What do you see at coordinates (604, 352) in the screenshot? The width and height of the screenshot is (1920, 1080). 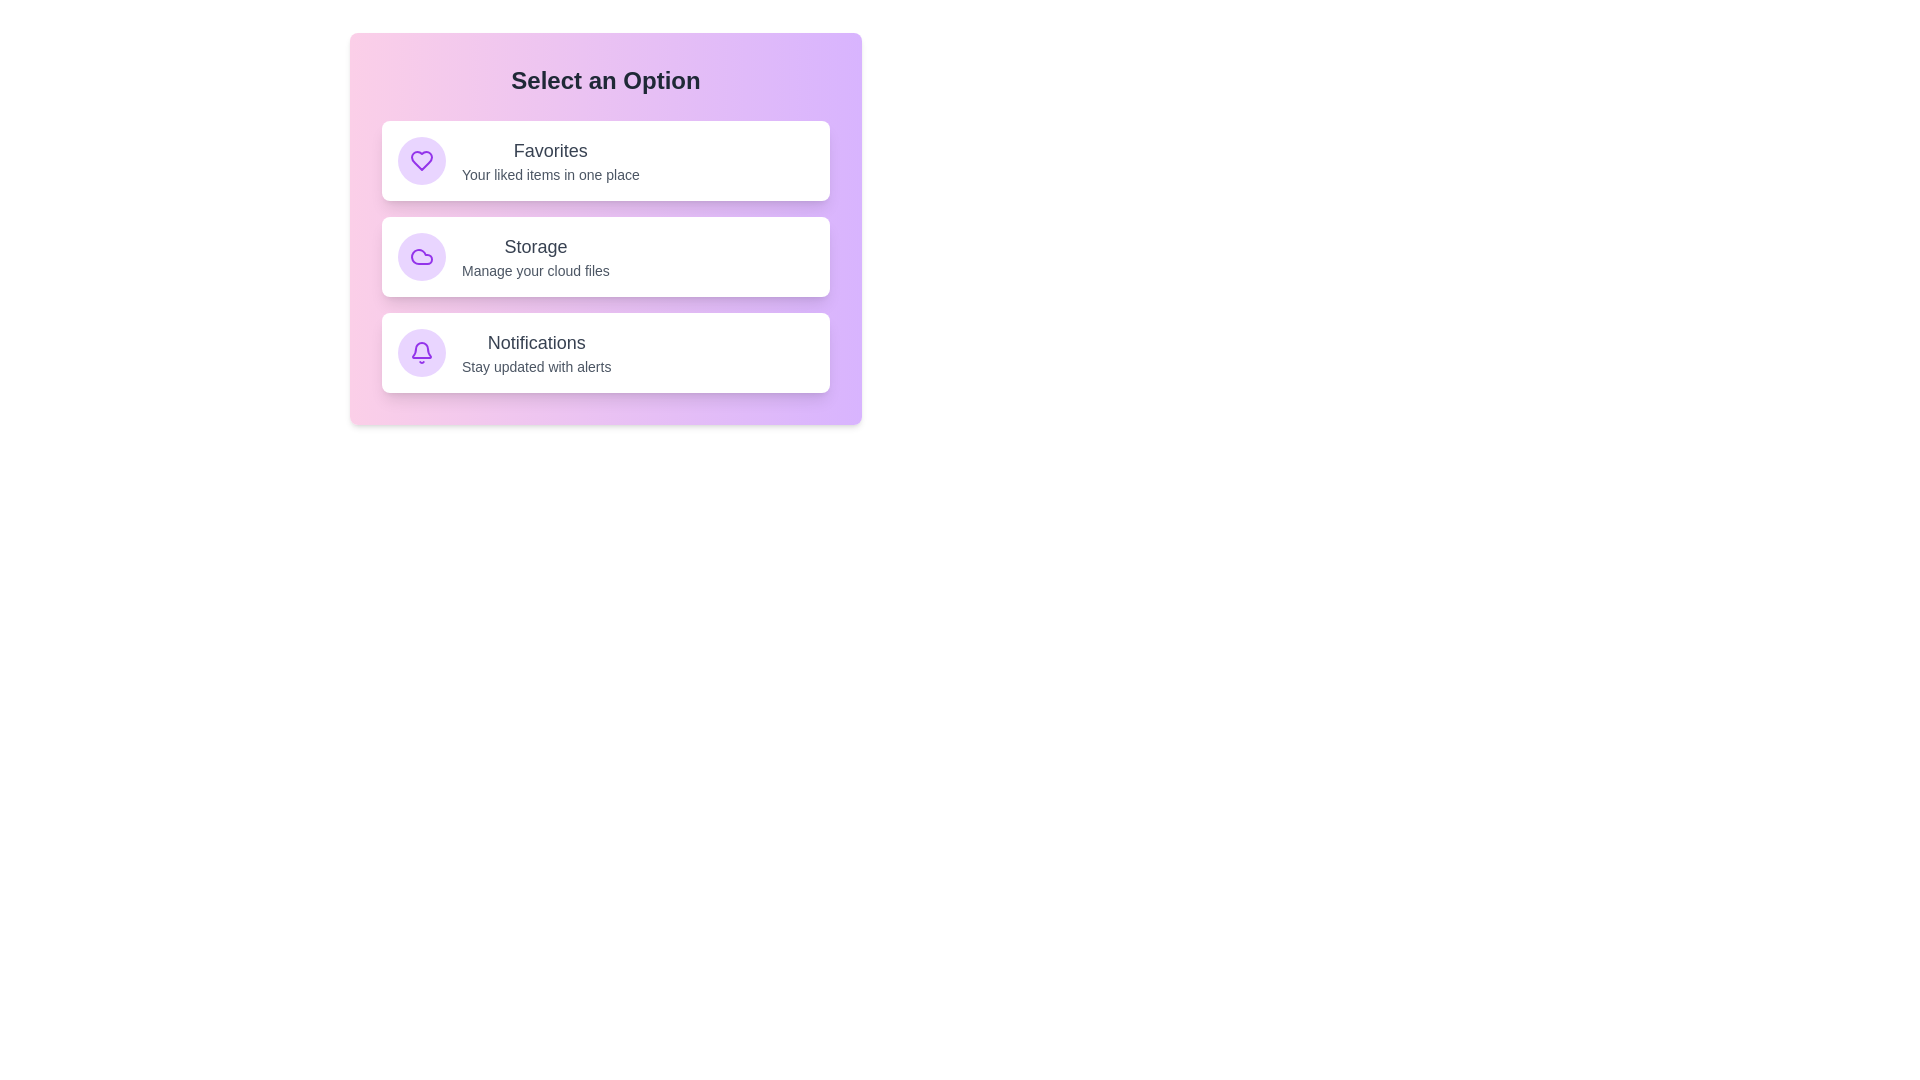 I see `the item 'Notifications' to observe its hover effect` at bounding box center [604, 352].